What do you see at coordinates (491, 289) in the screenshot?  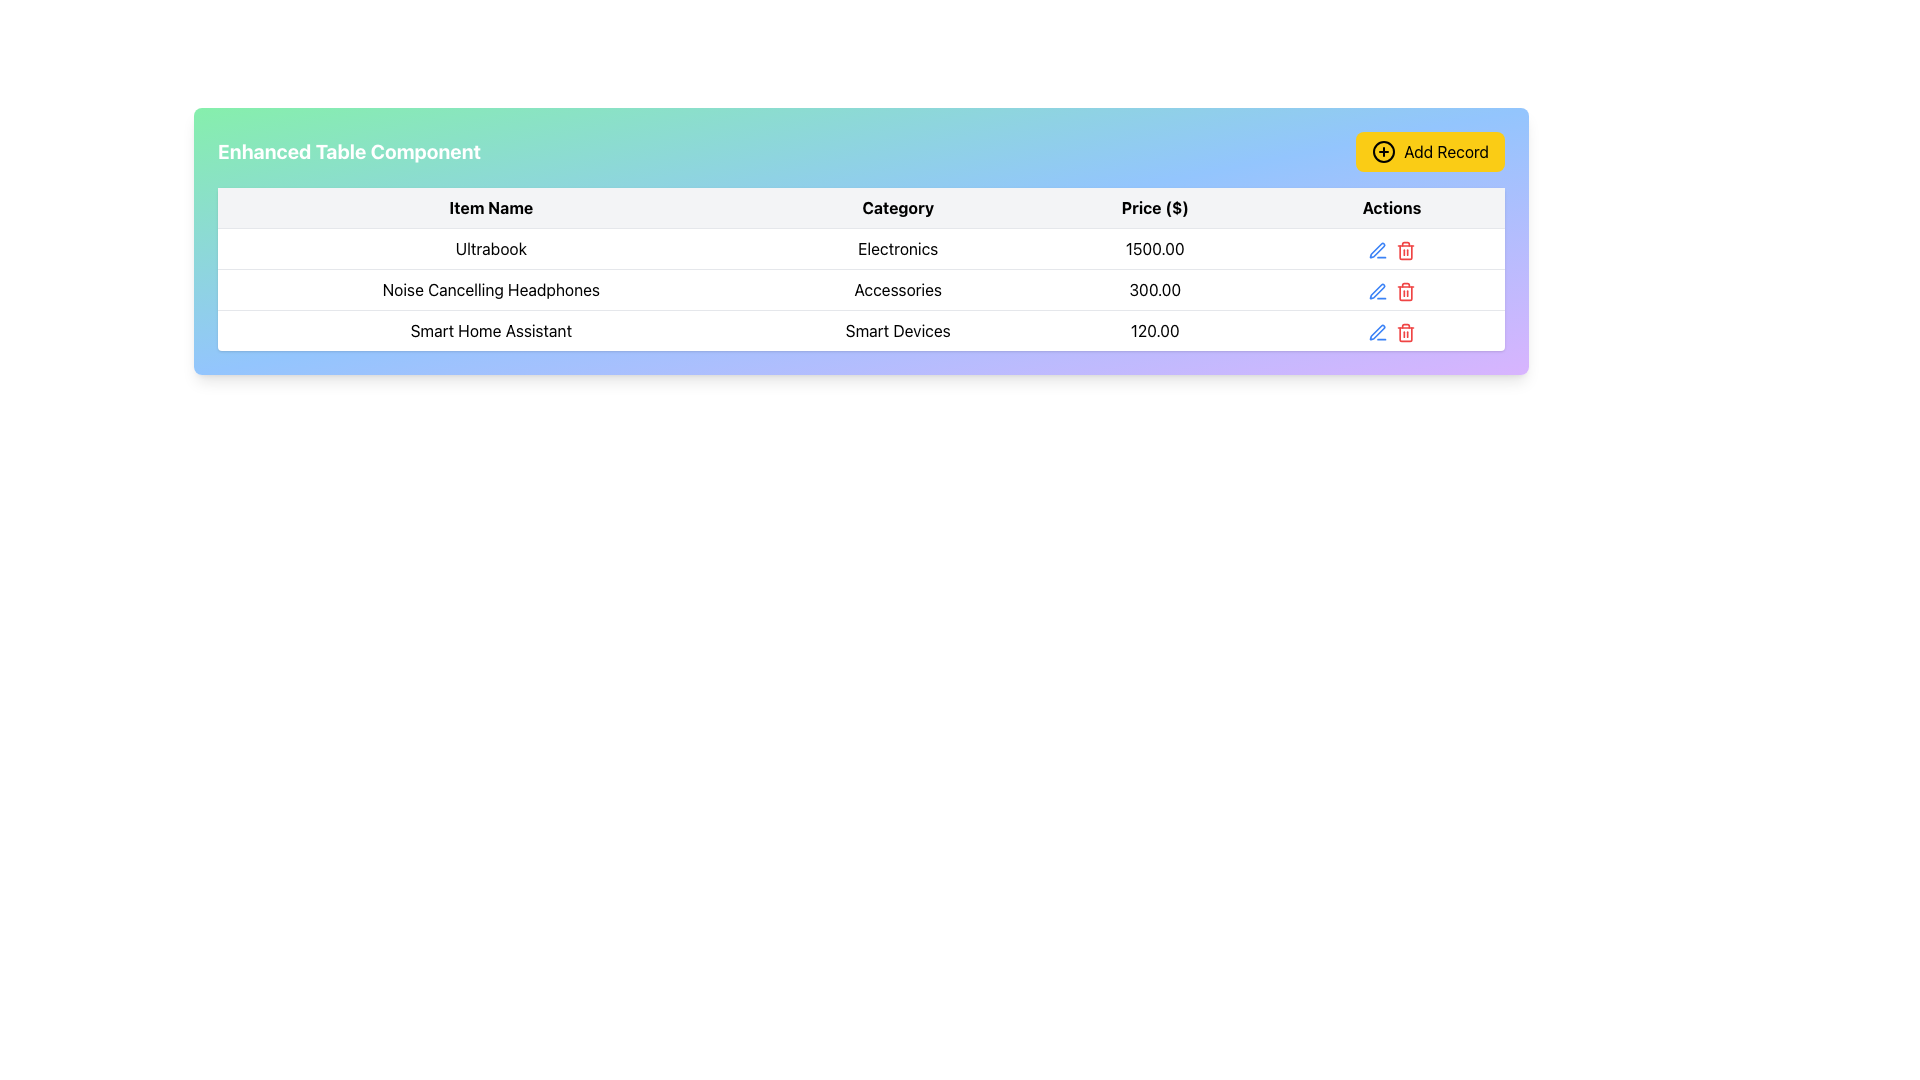 I see `text of the label displaying 'Noise Cancelling Headphones' located under the 'Item Name' column in the second row of the table` at bounding box center [491, 289].